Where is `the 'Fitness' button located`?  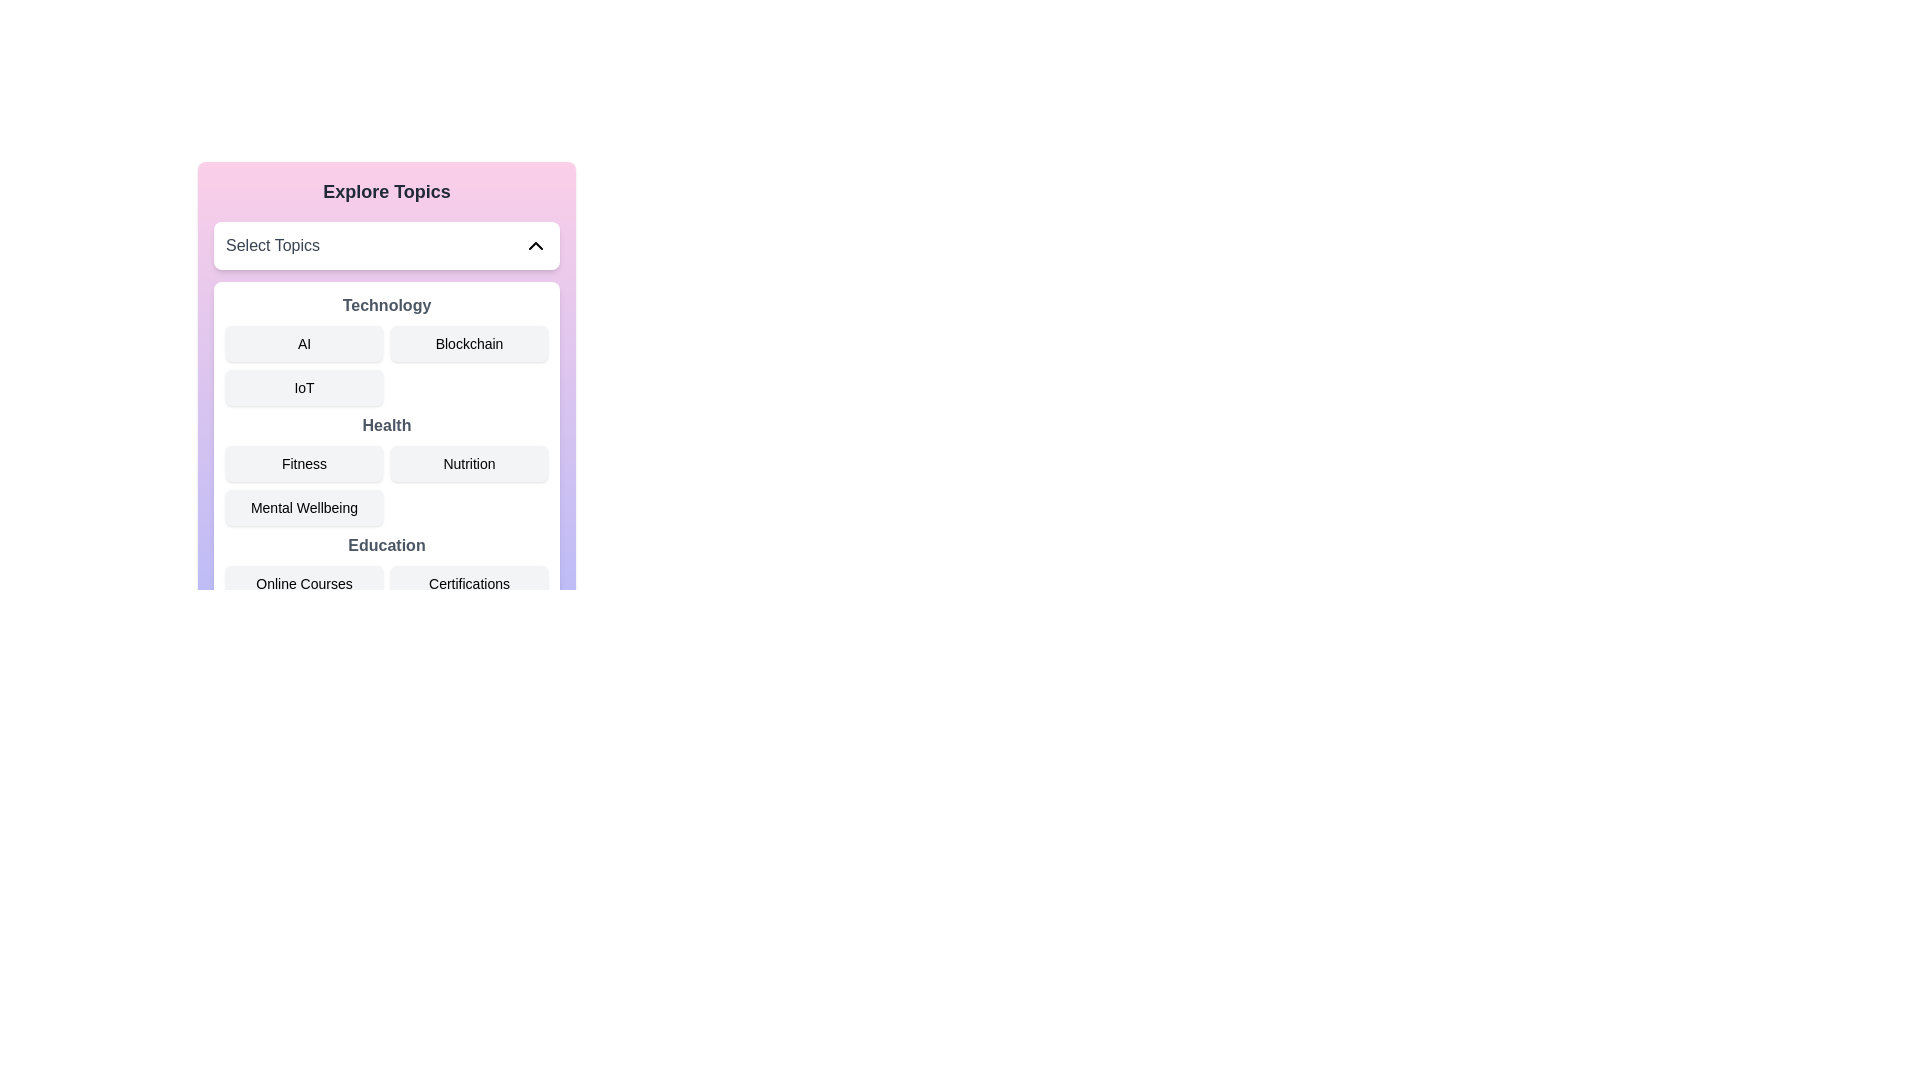
the 'Fitness' button located is located at coordinates (303, 463).